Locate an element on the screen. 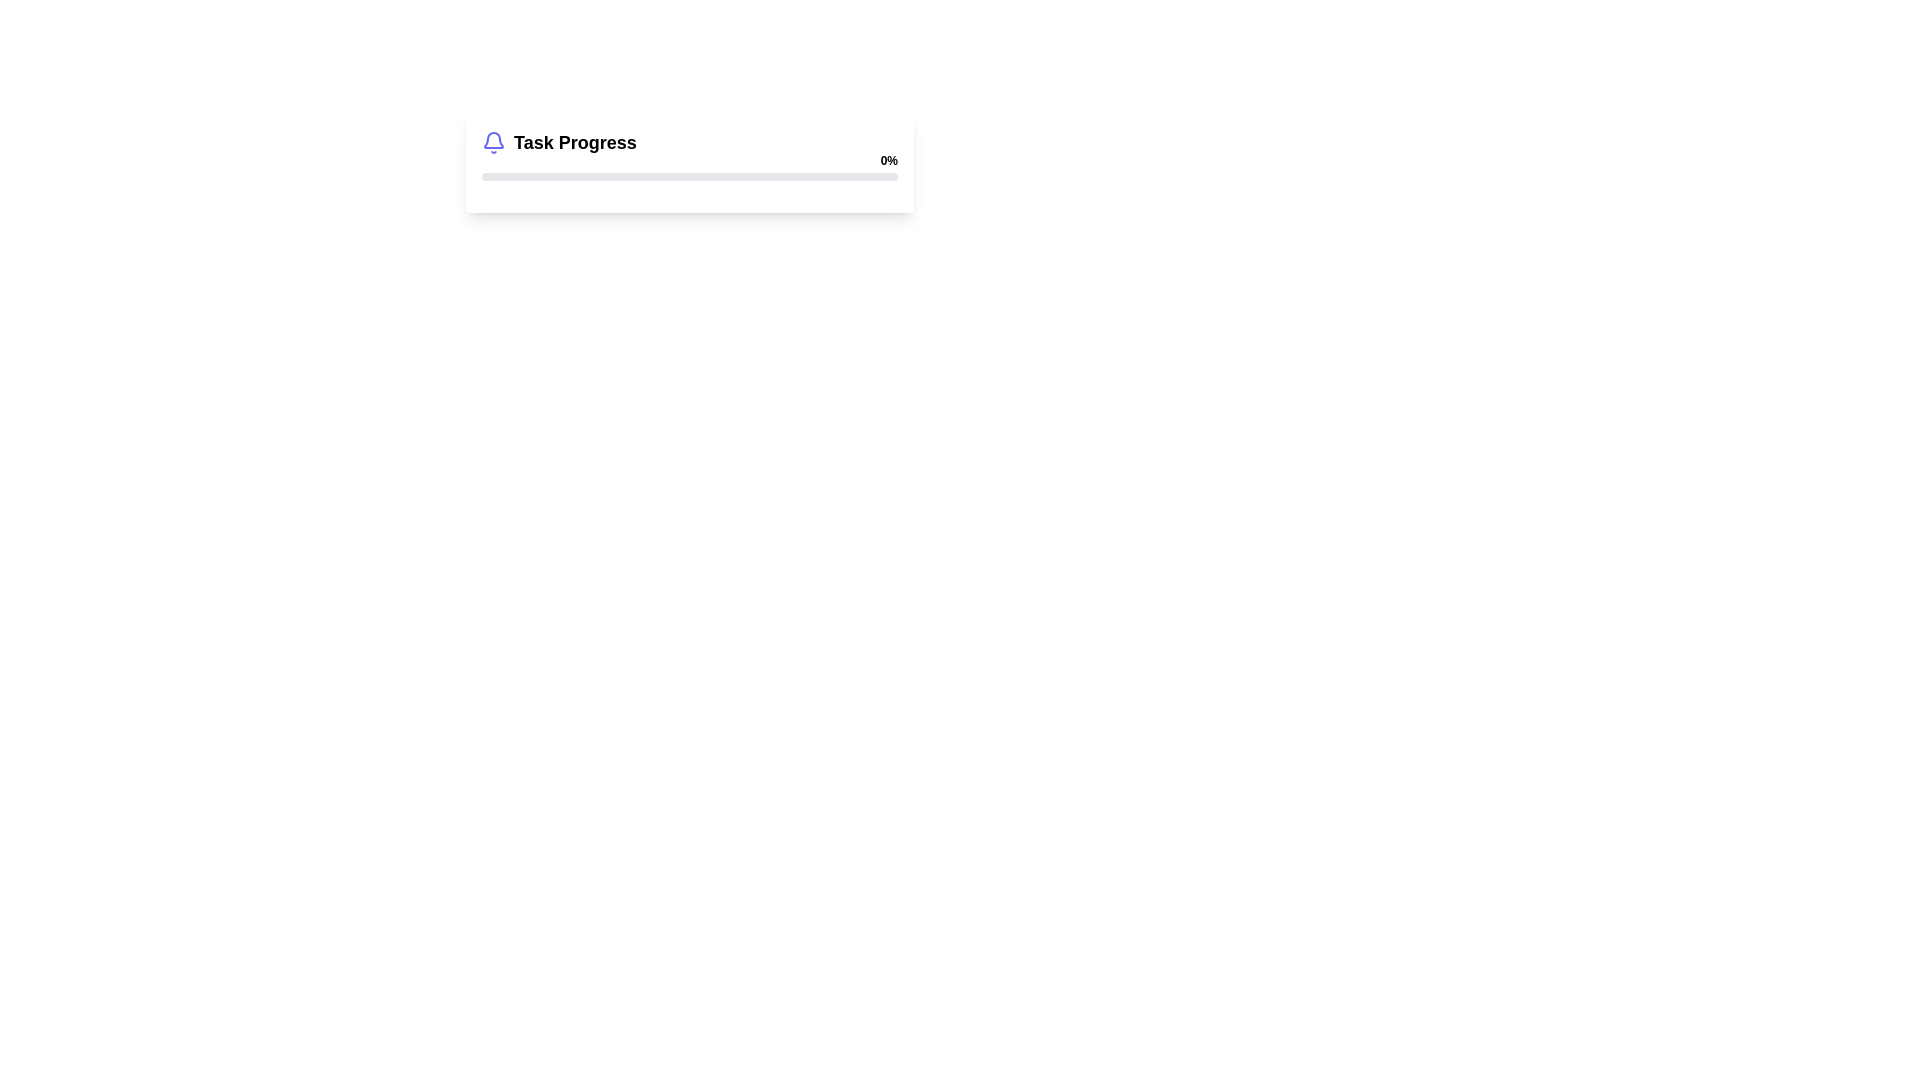 The width and height of the screenshot is (1920, 1080). the Bell Icon element, which is a simplistic indigo-colored bell-shaped icon located to the left of the 'Task Progress' text is located at coordinates (494, 141).